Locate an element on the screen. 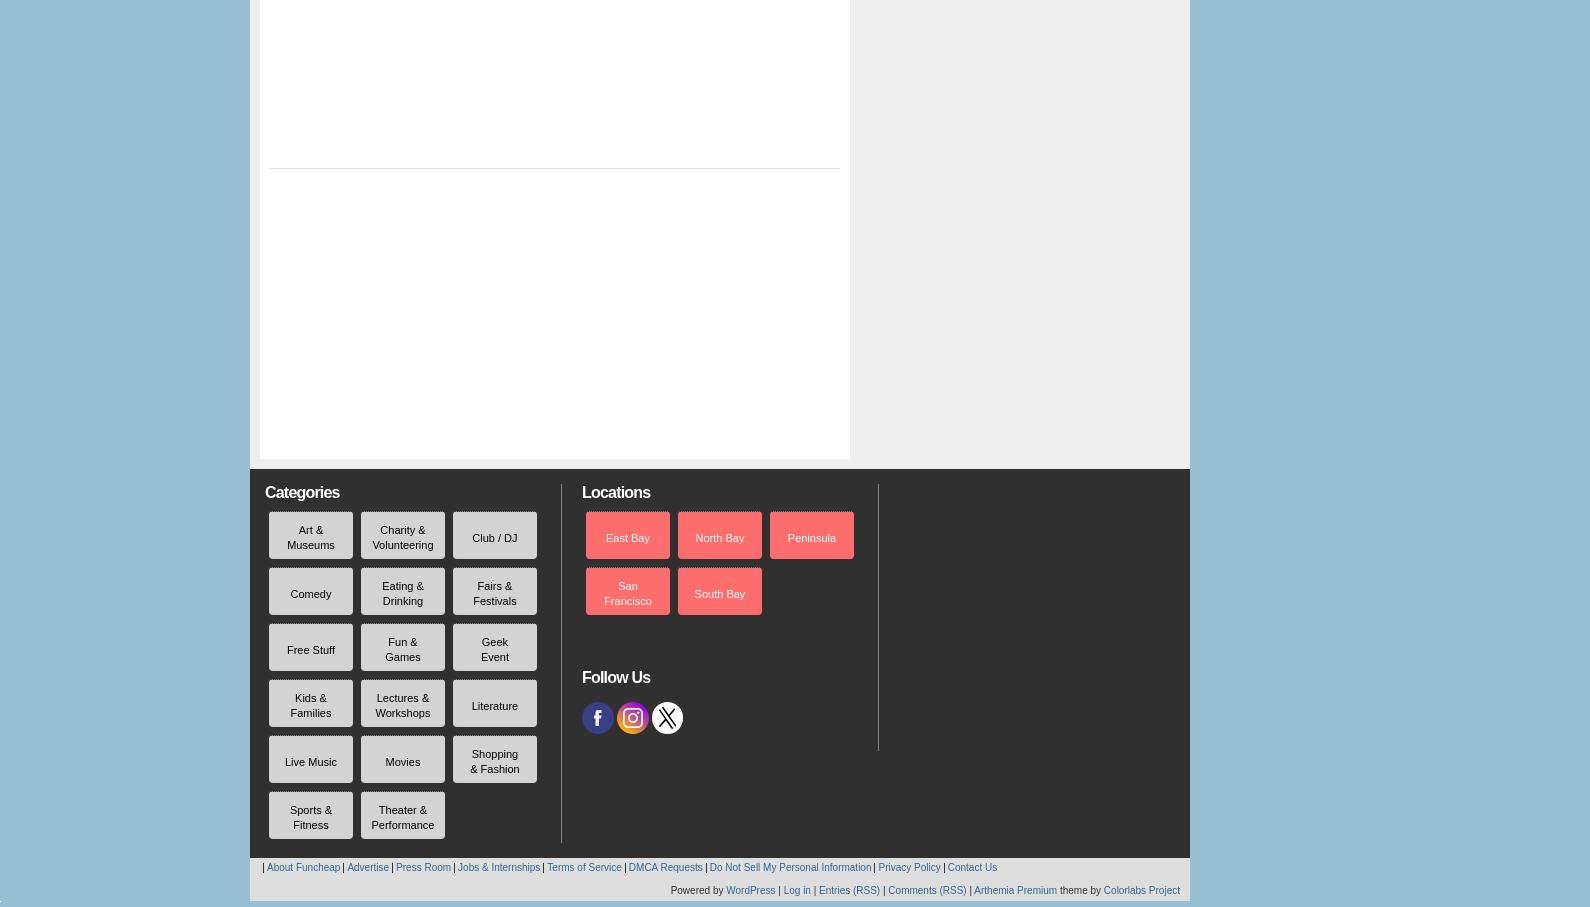  'Terms of Service' is located at coordinates (584, 867).